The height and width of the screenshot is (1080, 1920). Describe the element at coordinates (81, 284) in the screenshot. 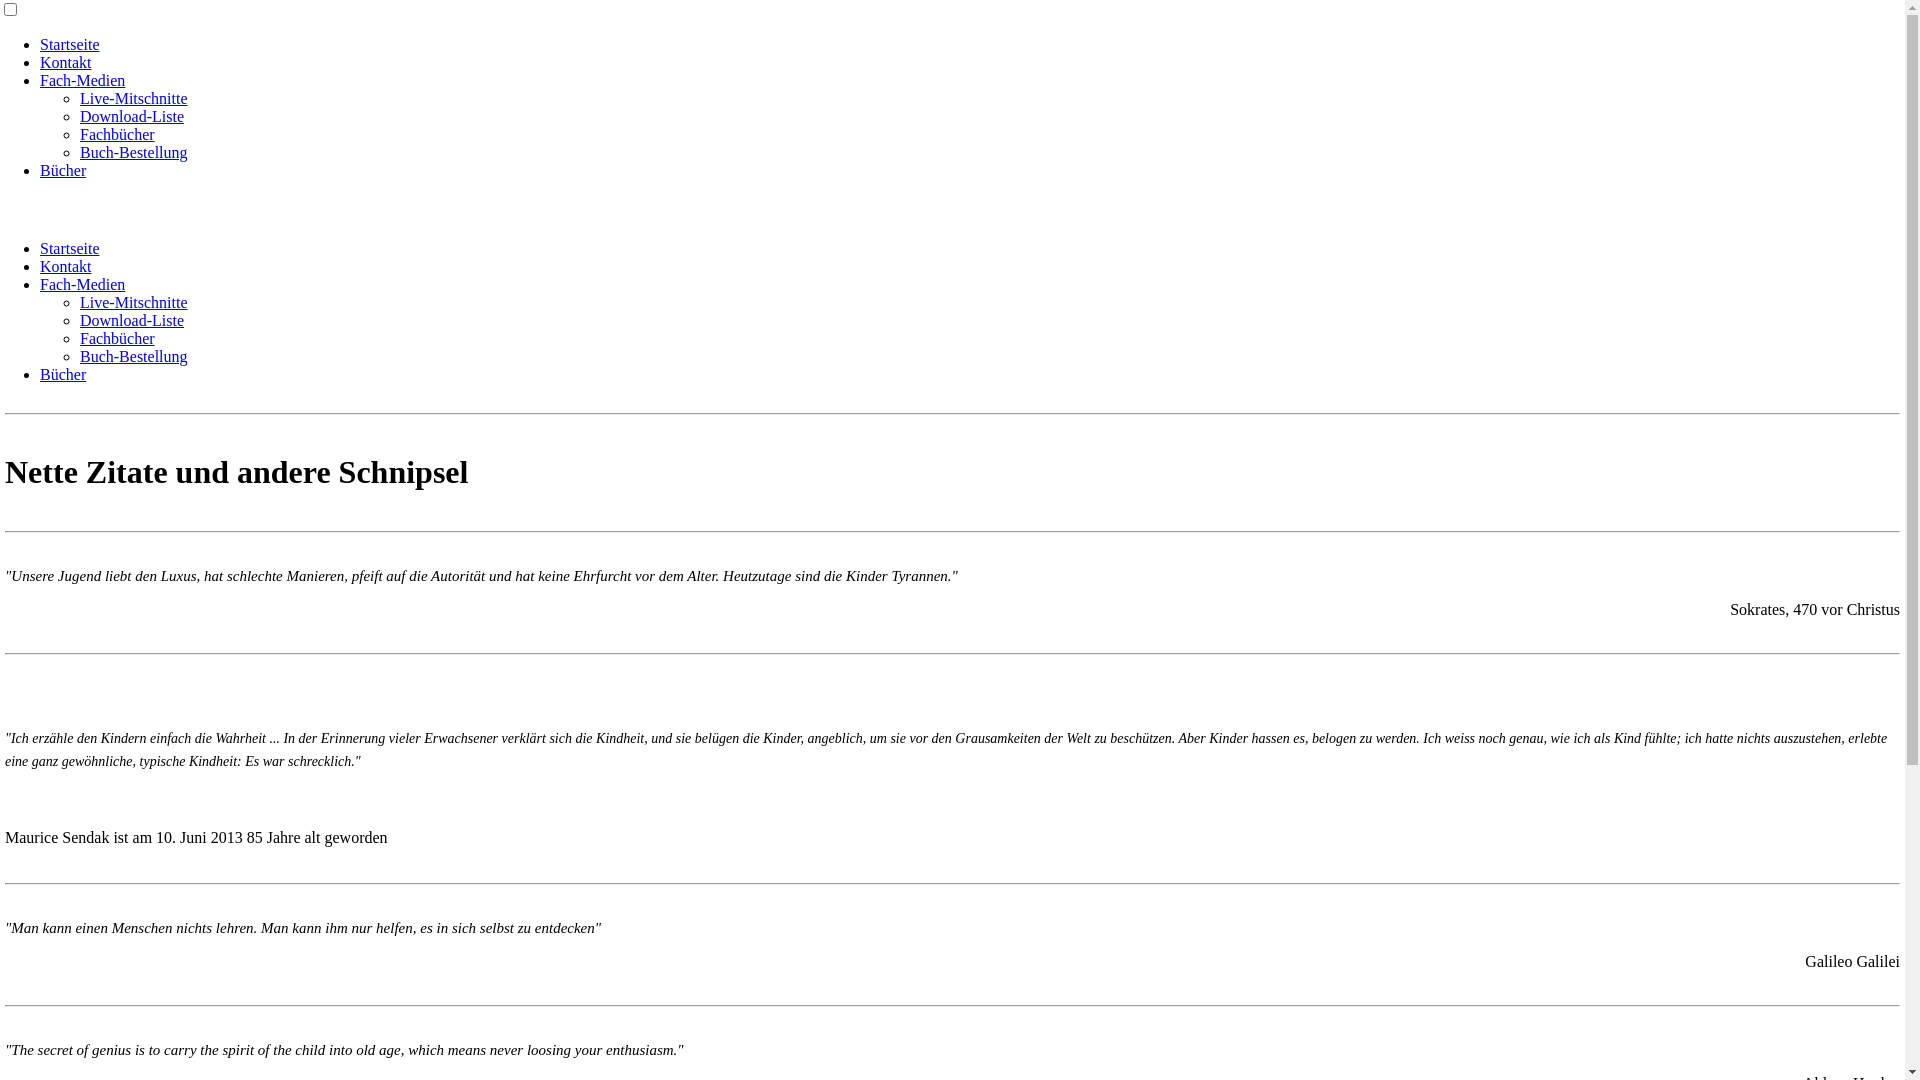

I see `'Fach-Medien'` at that location.